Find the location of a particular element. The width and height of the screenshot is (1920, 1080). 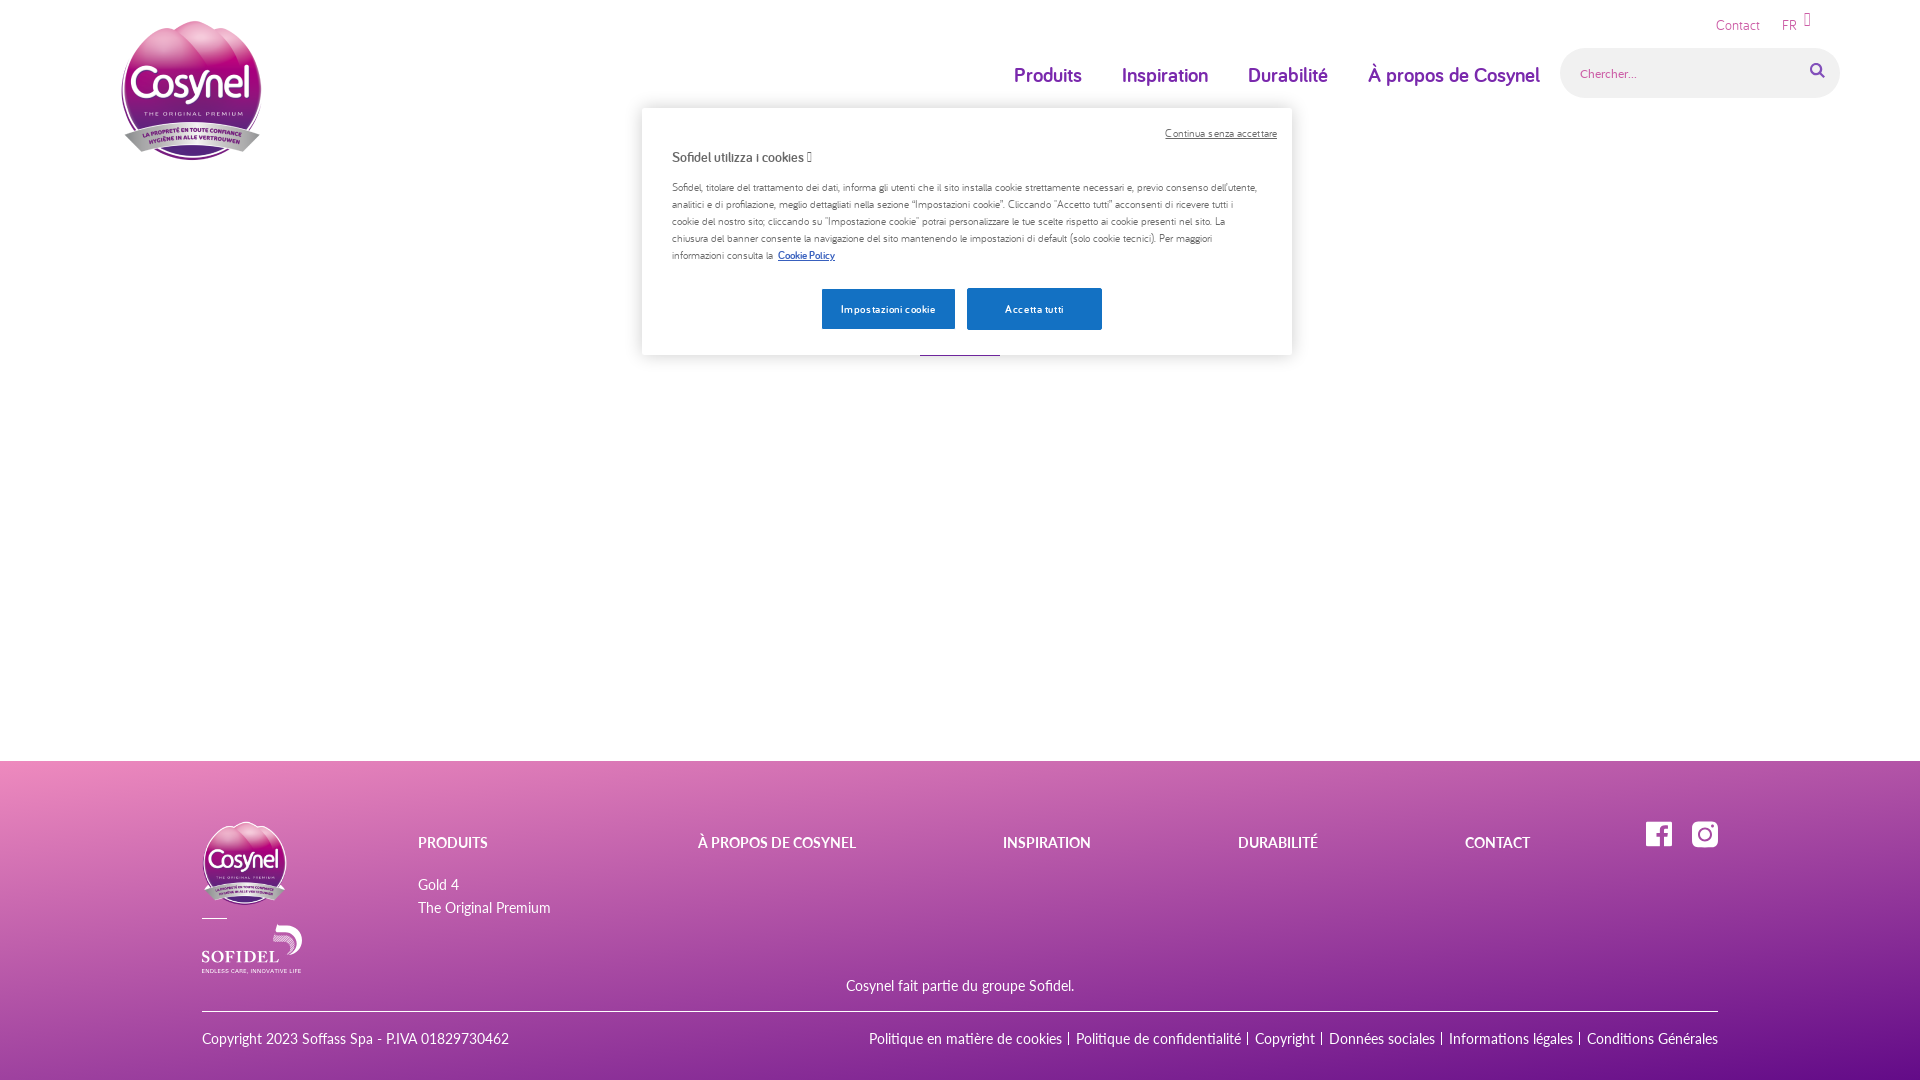

'PRODUITS' is located at coordinates (416, 842).